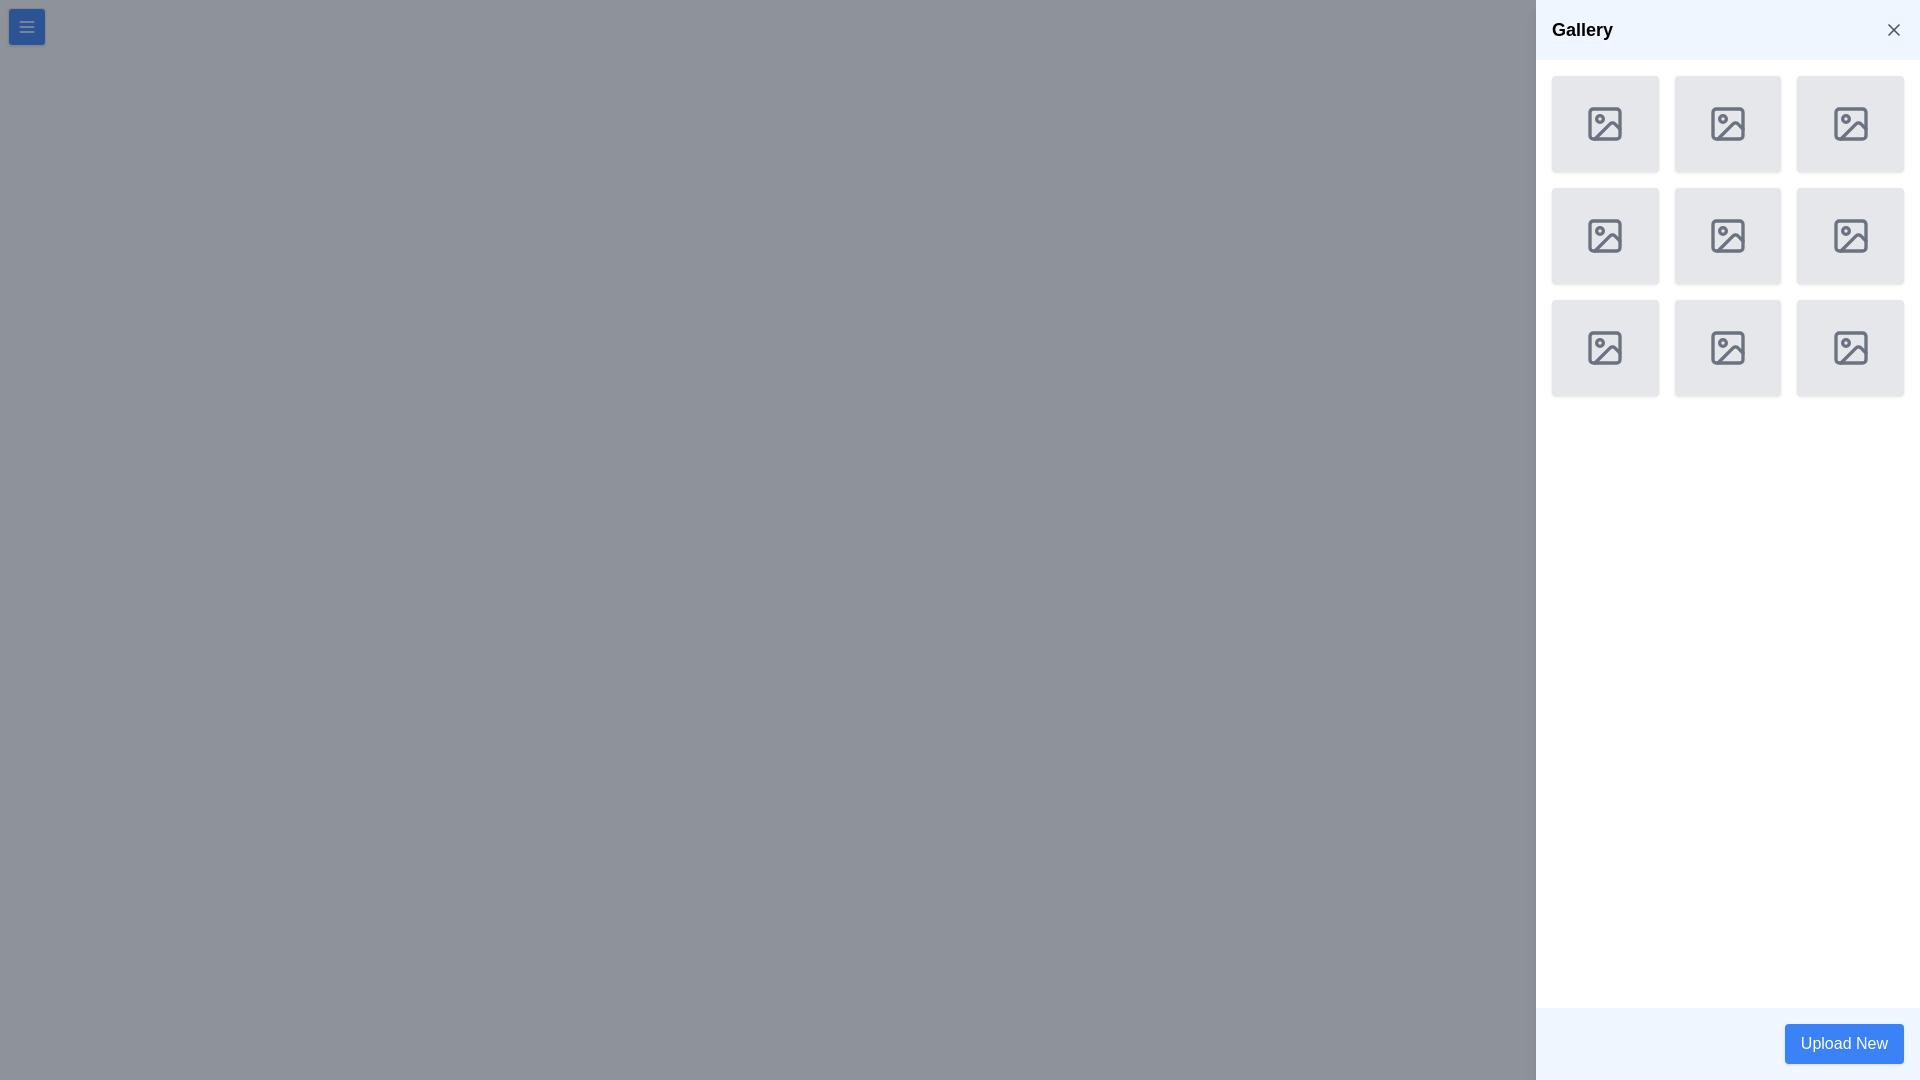  Describe the element at coordinates (1849, 123) in the screenshot. I see `the background shape of the top-right icon in the 3x3 grid of the 'Gallery' section, which serves as a boundary for other graphical features` at that location.